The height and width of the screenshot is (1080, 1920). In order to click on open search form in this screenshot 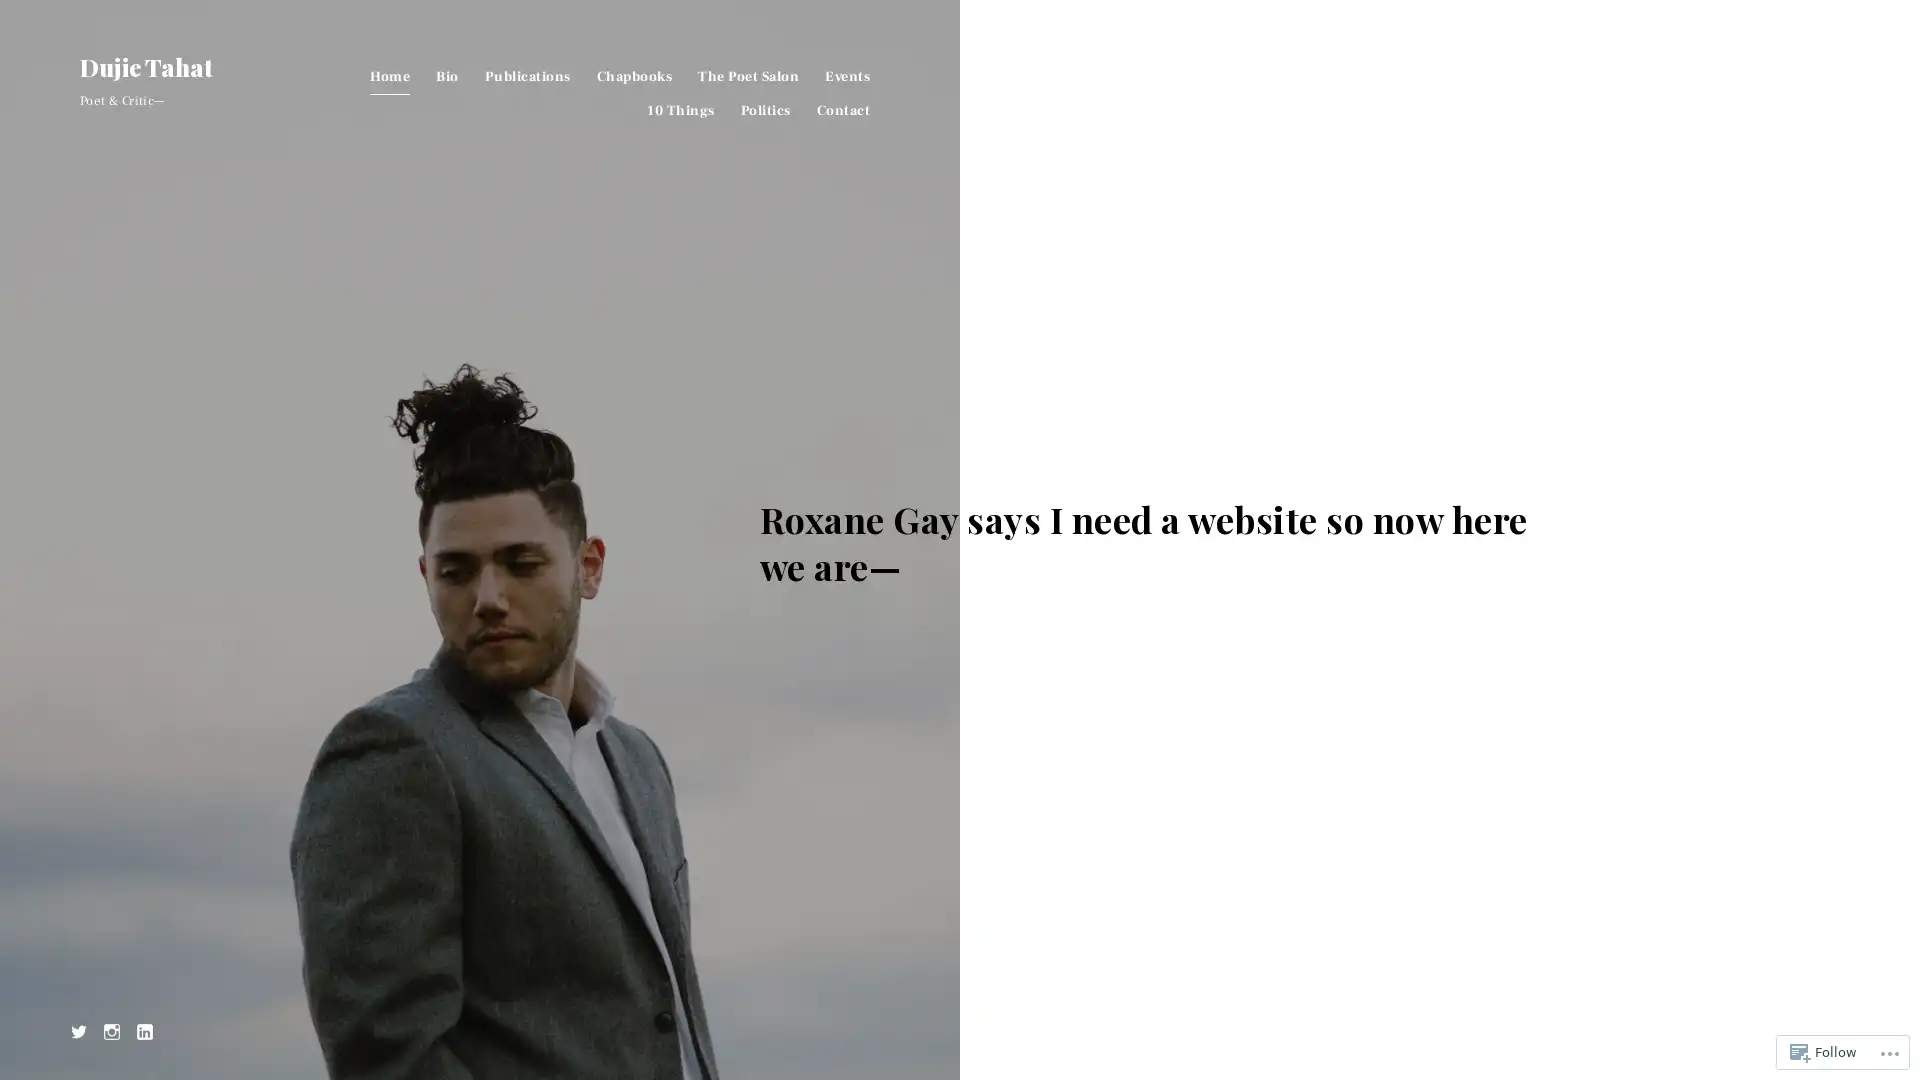, I will do `click(1824, 68)`.